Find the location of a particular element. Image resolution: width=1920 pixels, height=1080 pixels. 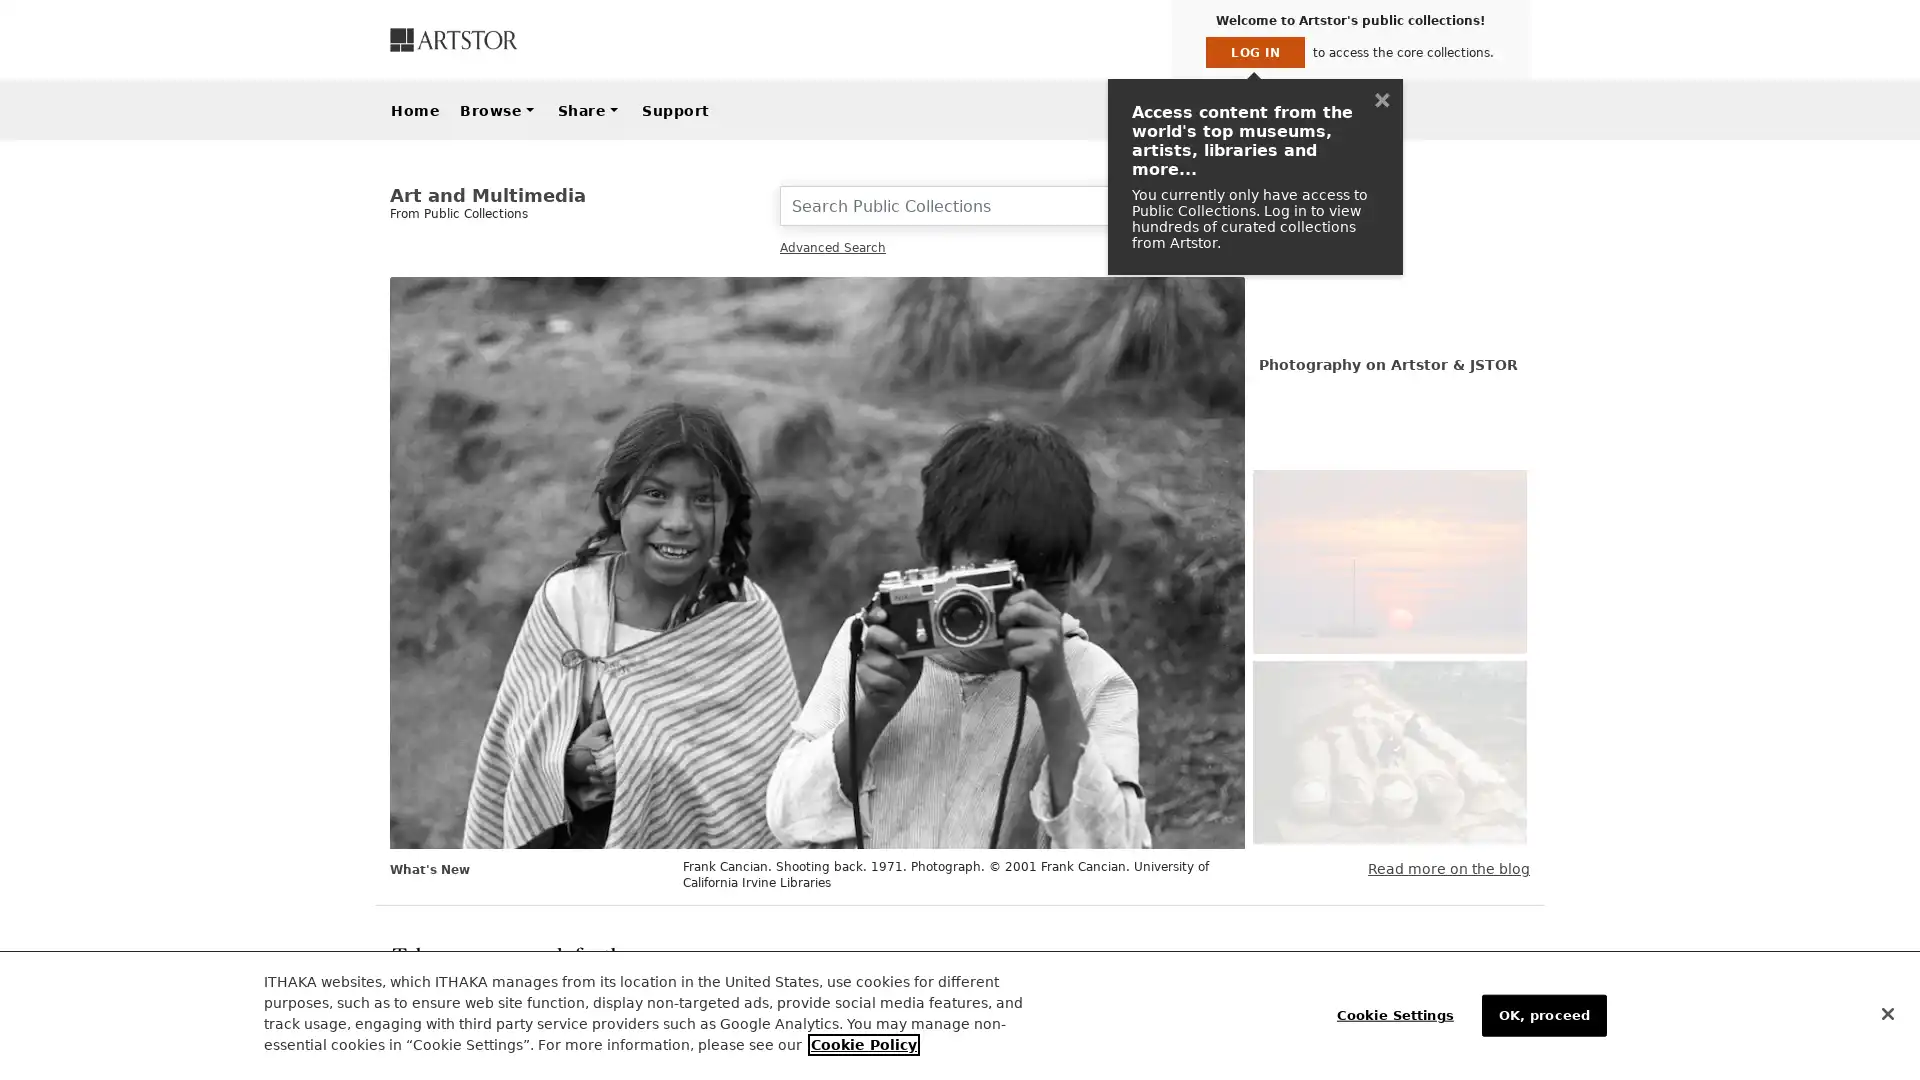

Close is located at coordinates (1886, 1014).